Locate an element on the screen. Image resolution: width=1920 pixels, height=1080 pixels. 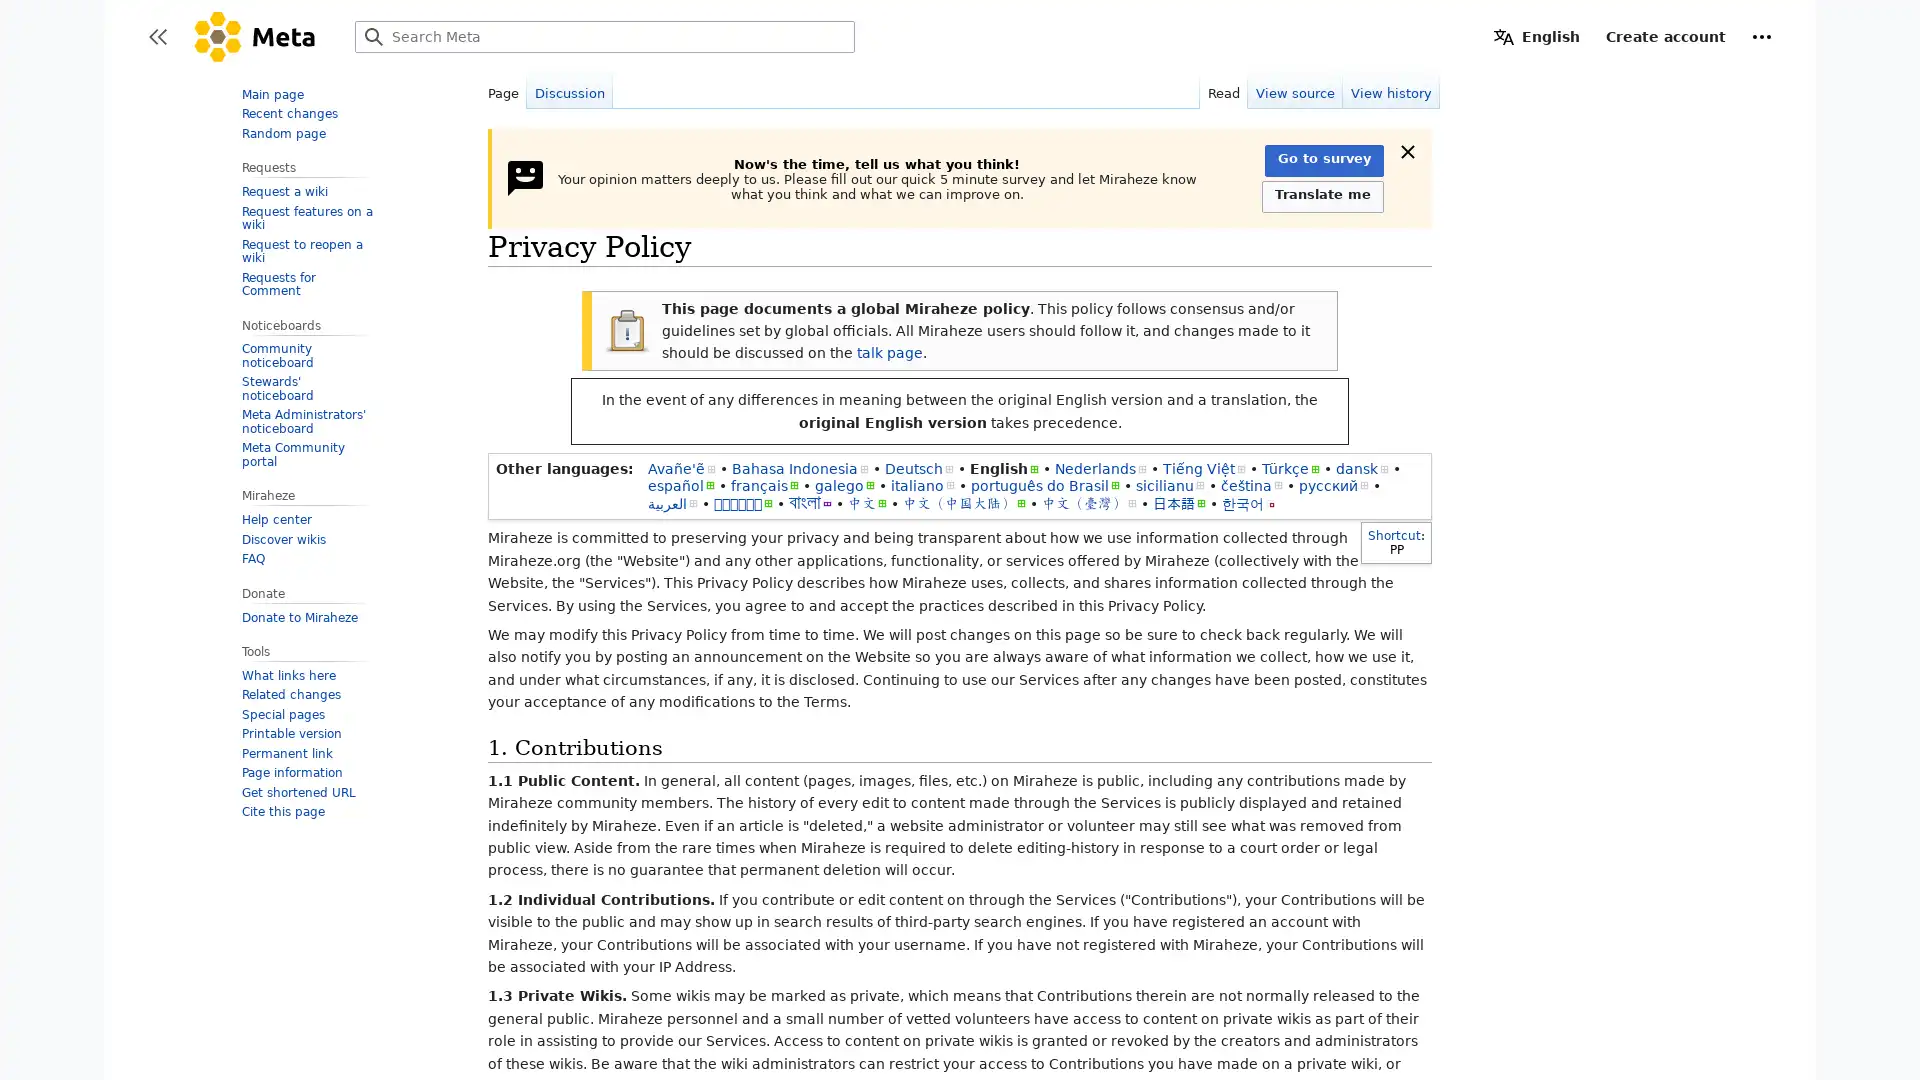
Search is located at coordinates (374, 37).